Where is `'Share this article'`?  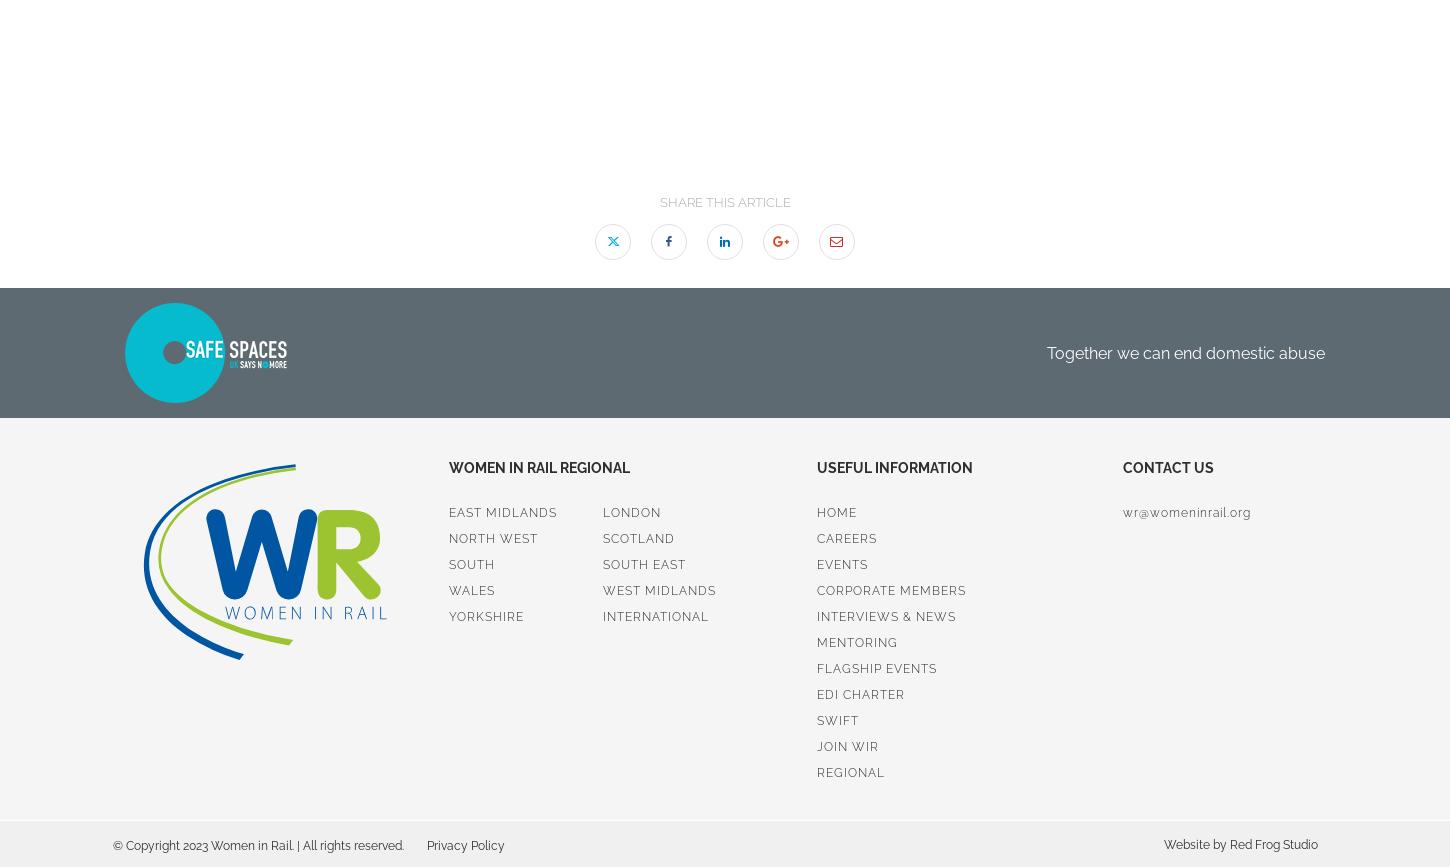
'Share this article' is located at coordinates (658, 201).